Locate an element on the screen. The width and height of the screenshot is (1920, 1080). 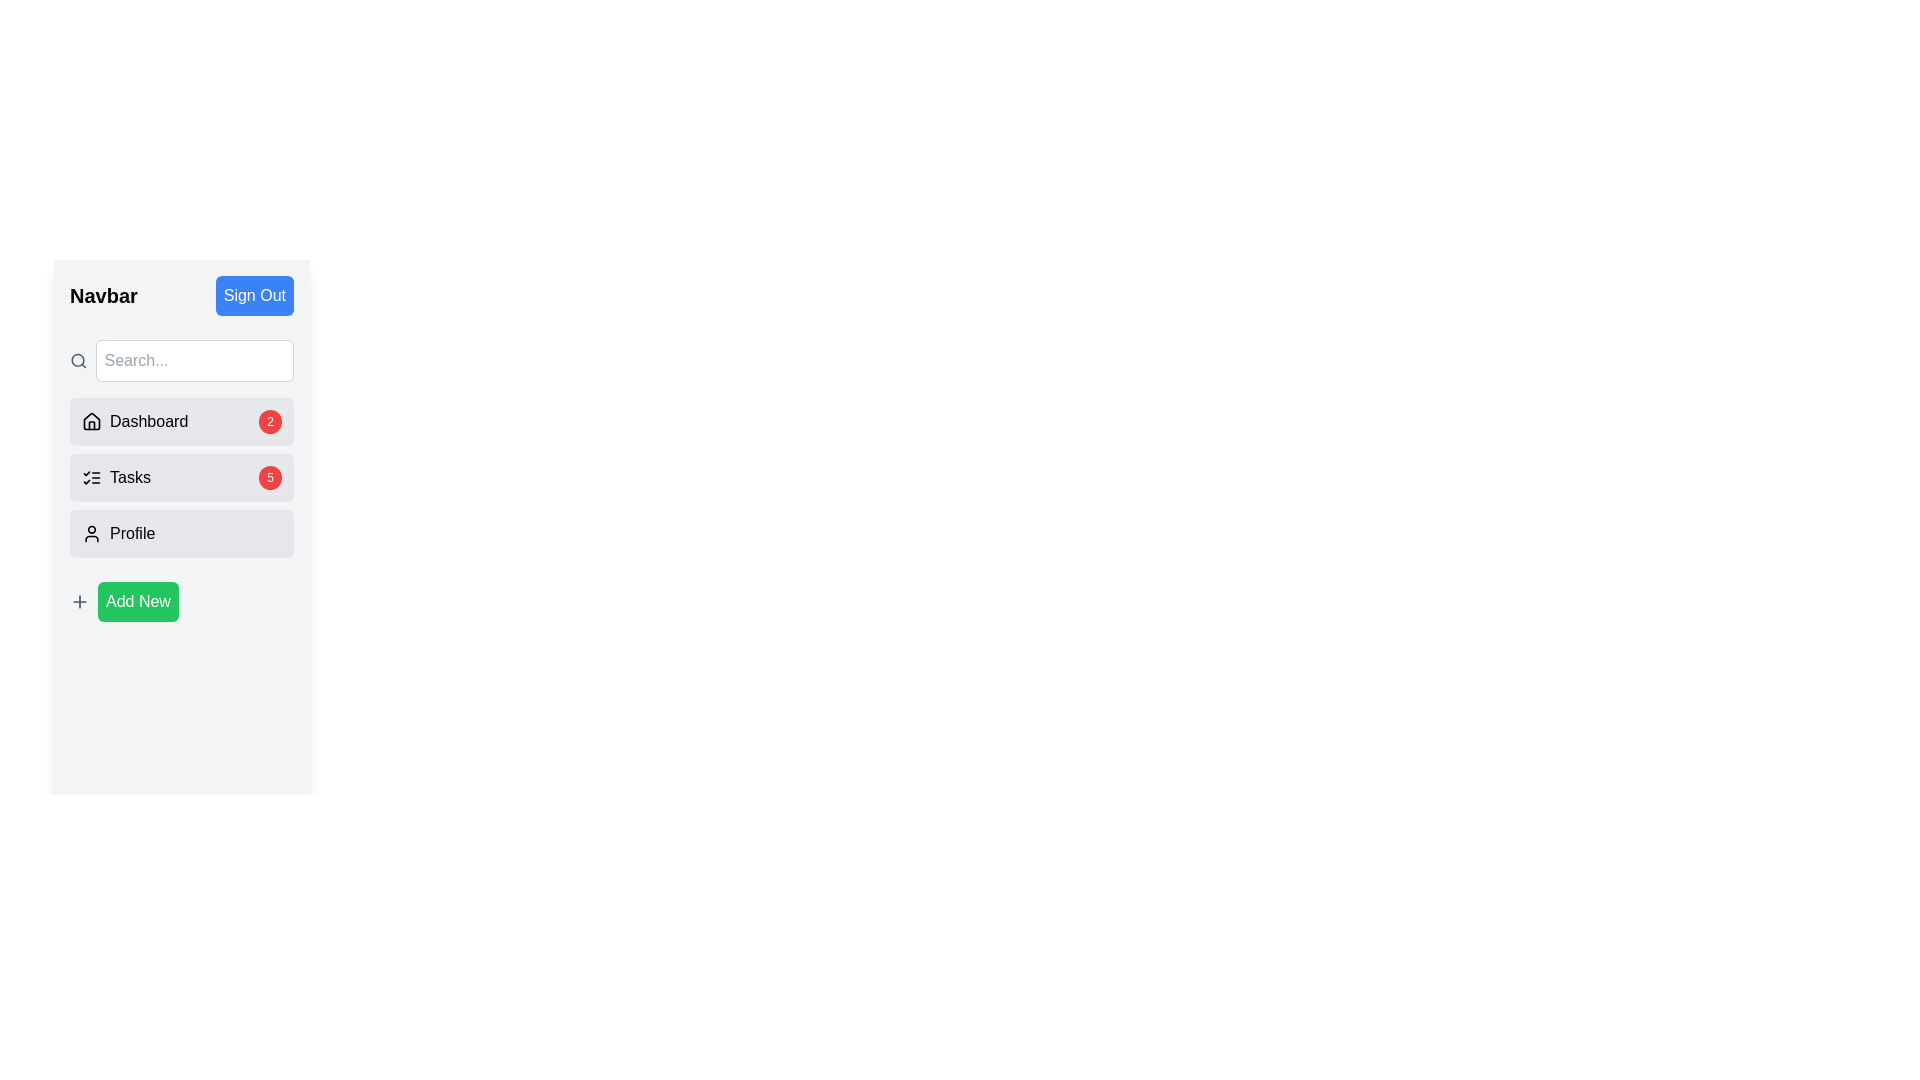
the SVG house icon located to the left of the 'Dashboard' label in the vertical navigation menu for accessibility navigation is located at coordinates (90, 419).